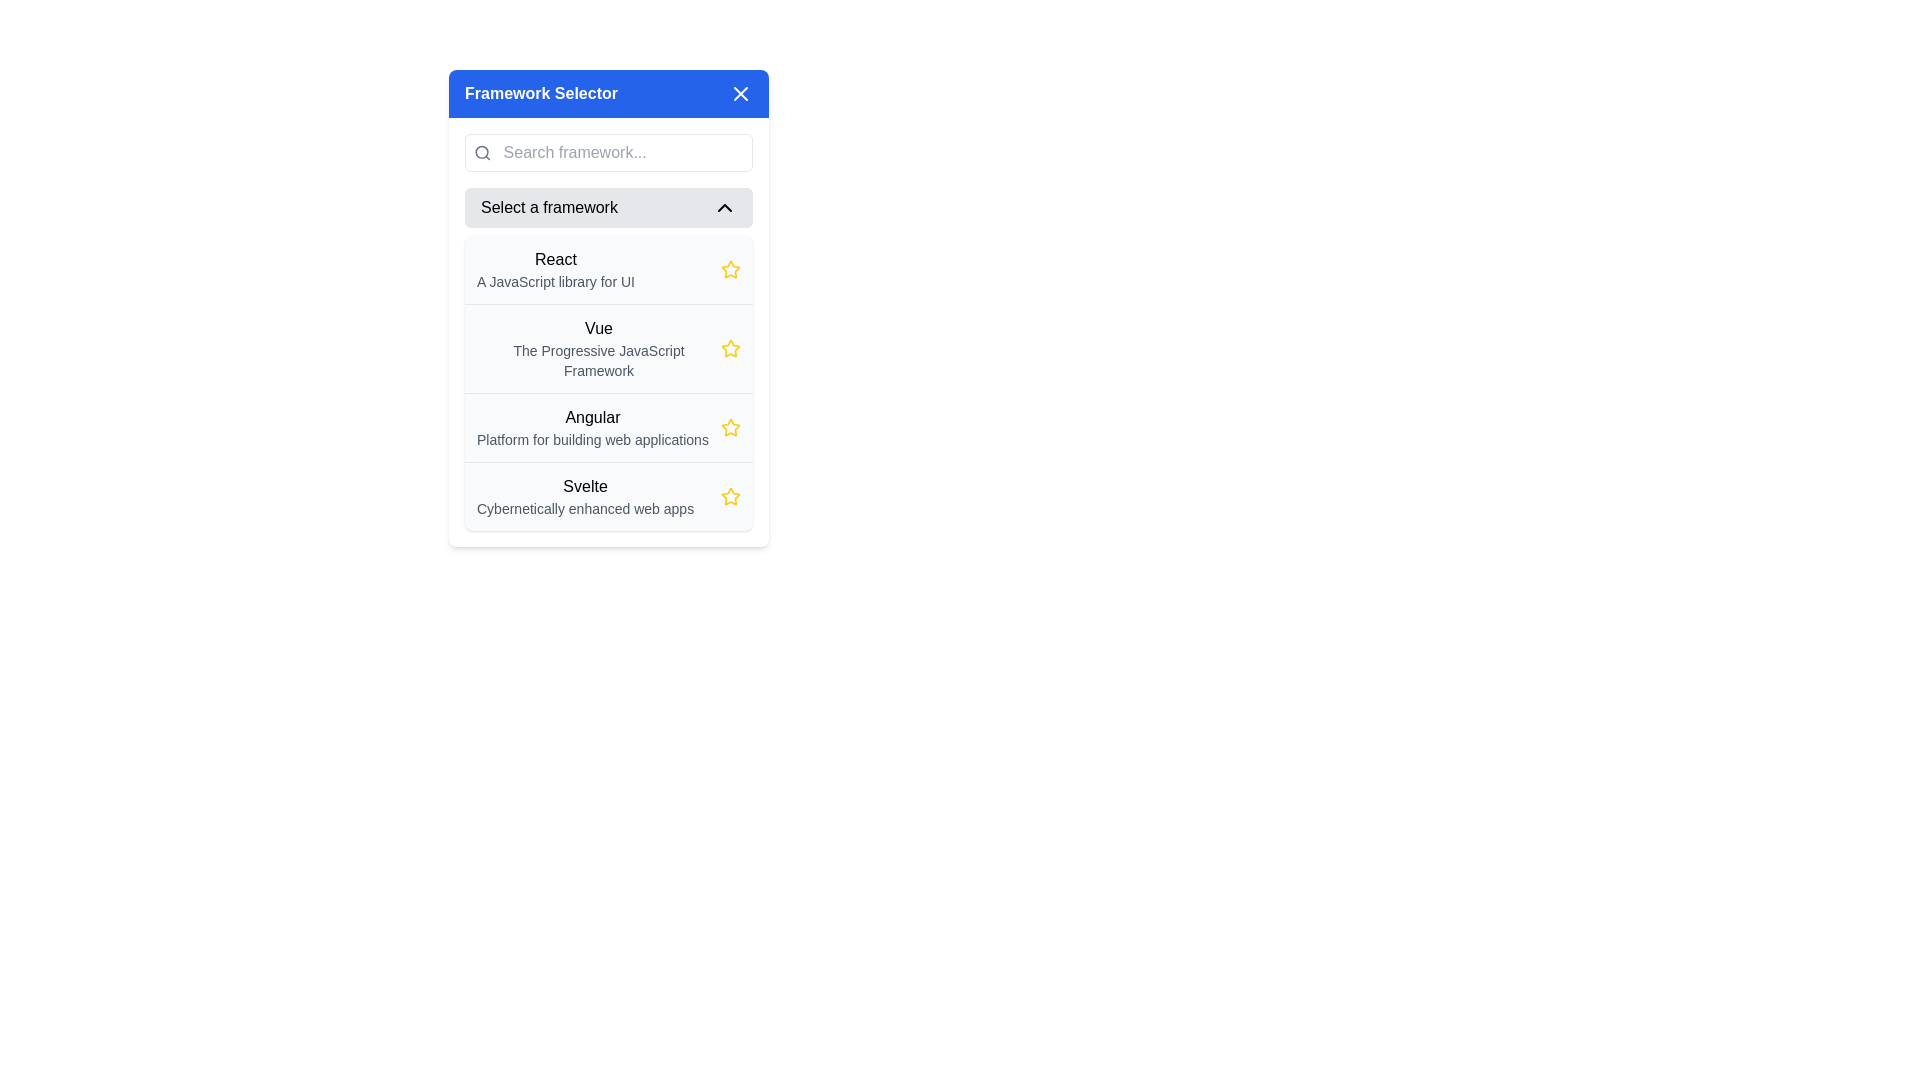 This screenshot has height=1080, width=1920. Describe the element at coordinates (541, 93) in the screenshot. I see `the text label that serves as the title for the modal window, which is horizontally centered within the blue background of the top bar` at that location.